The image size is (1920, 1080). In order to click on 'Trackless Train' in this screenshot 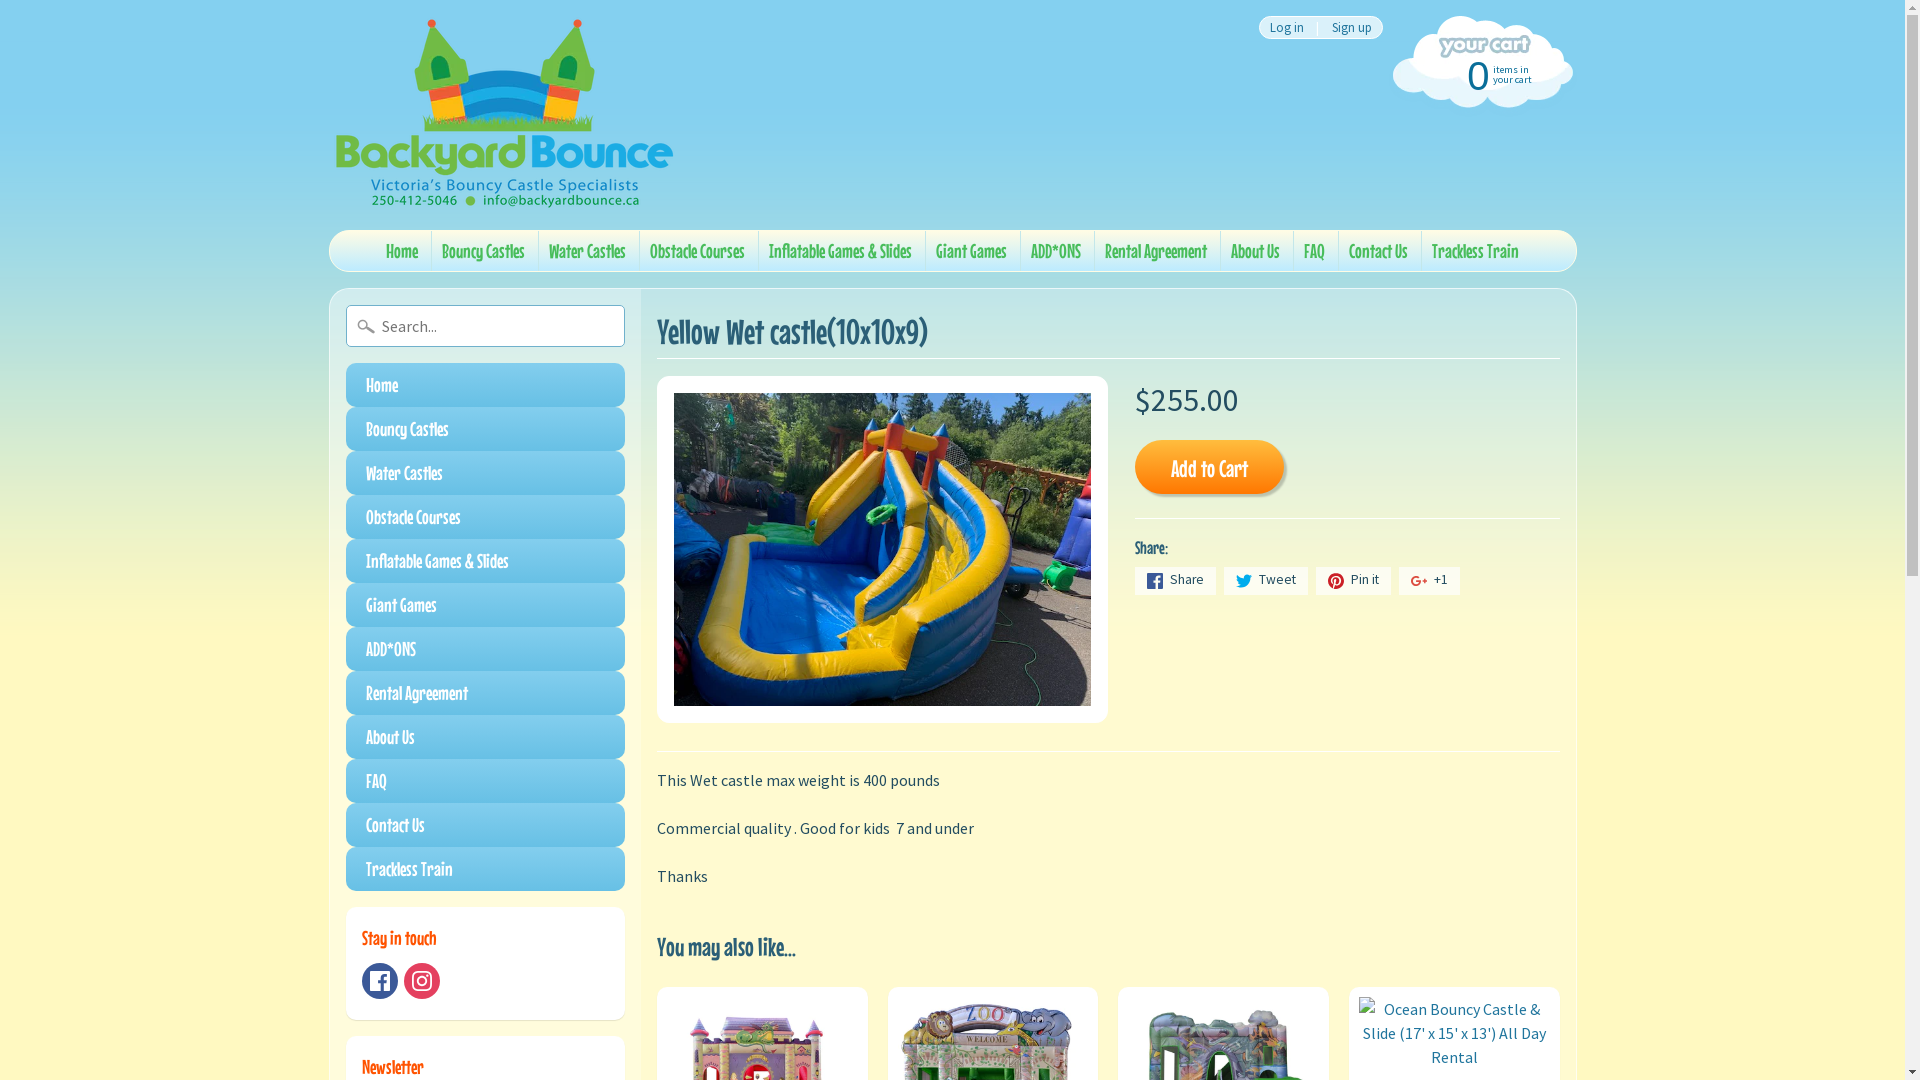, I will do `click(1475, 249)`.